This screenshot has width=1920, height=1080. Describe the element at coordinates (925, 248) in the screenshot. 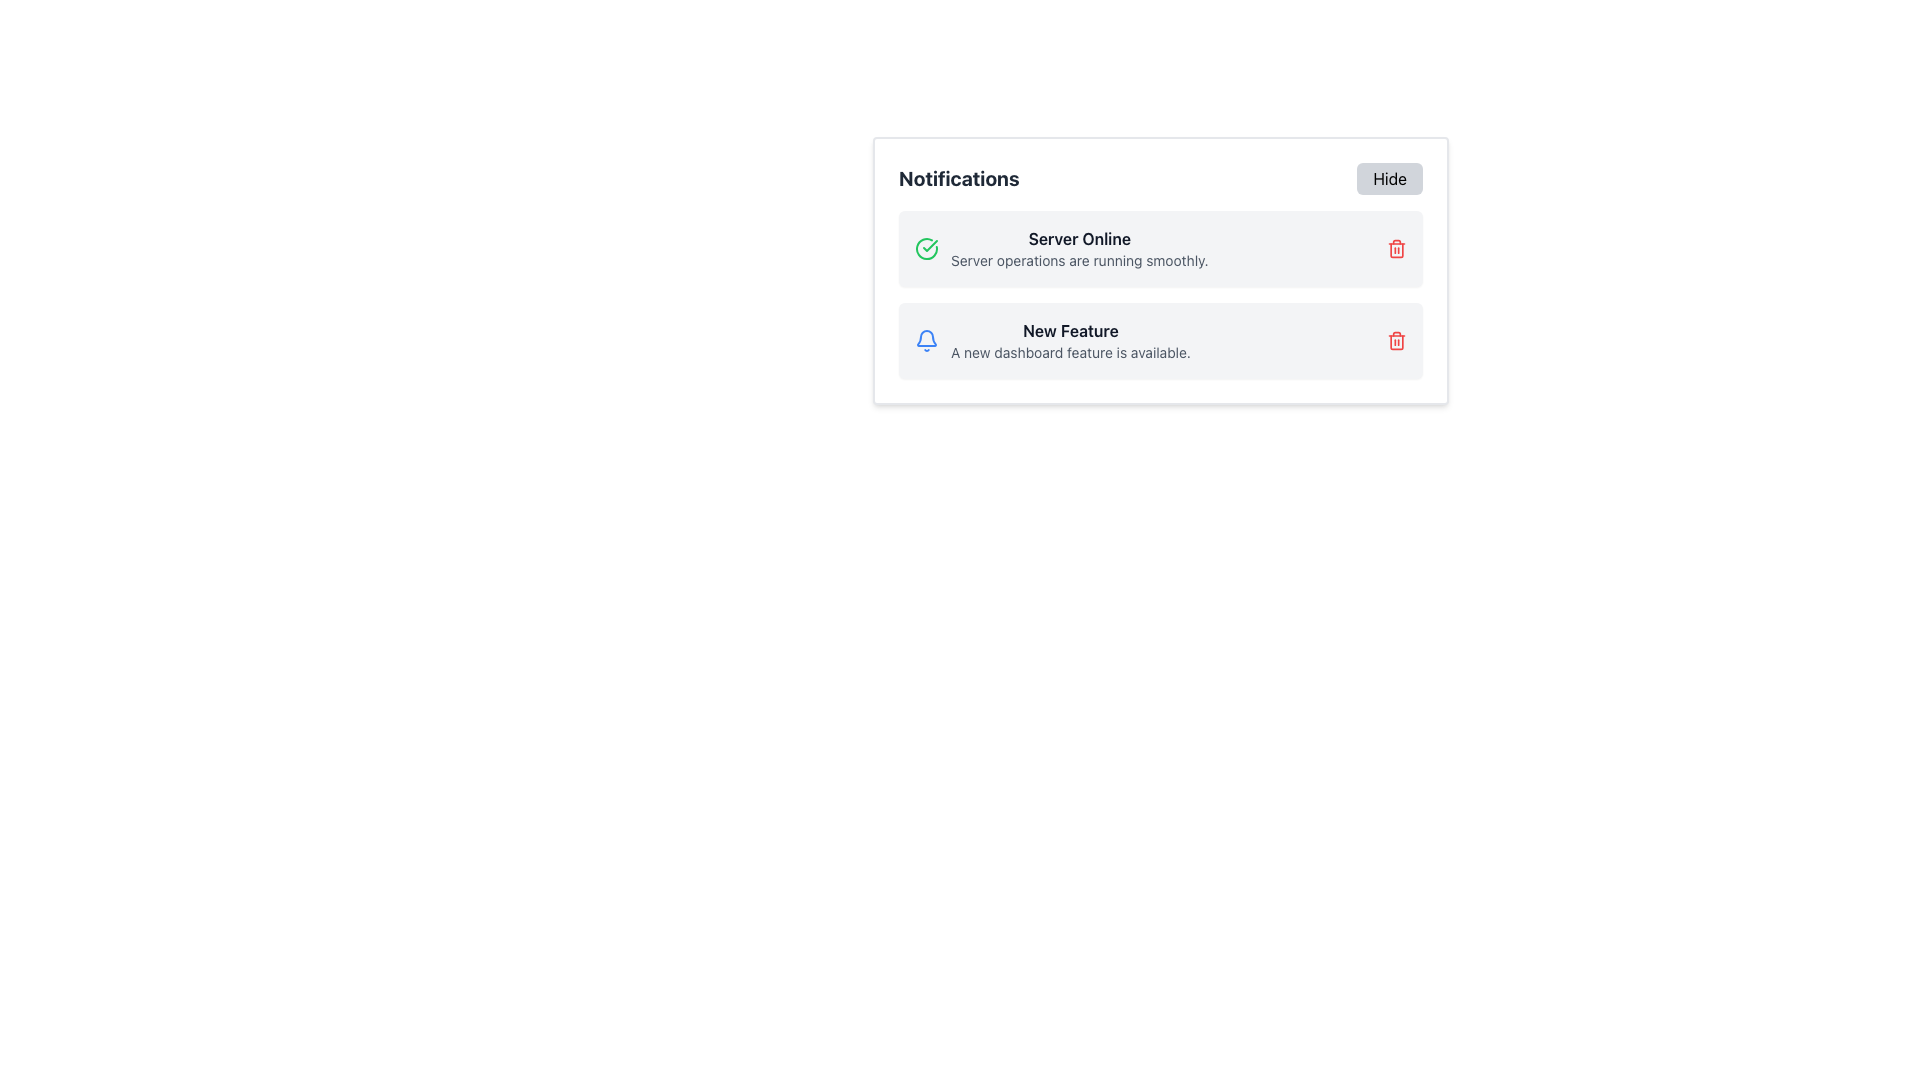

I see `the green checkmark icon indicating the 'Server Online' status located at the upper-left part of the notification card` at that location.